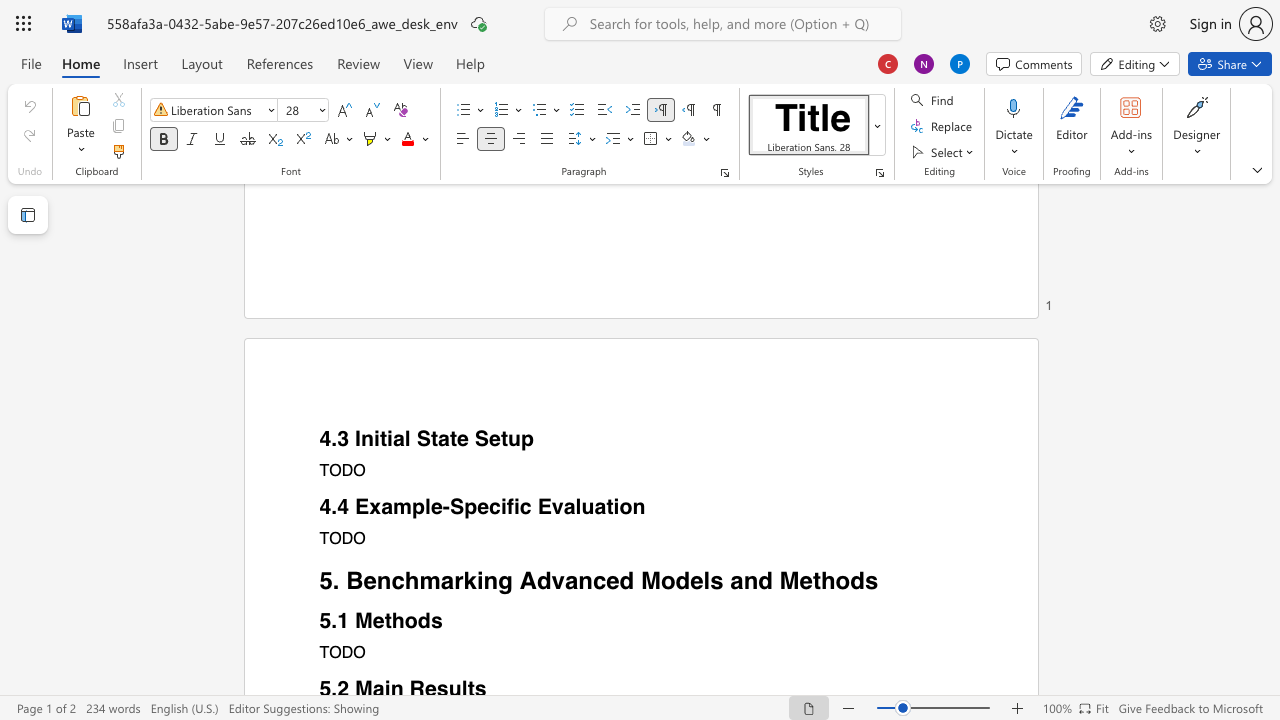 Image resolution: width=1280 pixels, height=720 pixels. Describe the element at coordinates (551, 506) in the screenshot. I see `the subset text "valuation" within the text "4.4 Example-Specific Evaluation"` at that location.